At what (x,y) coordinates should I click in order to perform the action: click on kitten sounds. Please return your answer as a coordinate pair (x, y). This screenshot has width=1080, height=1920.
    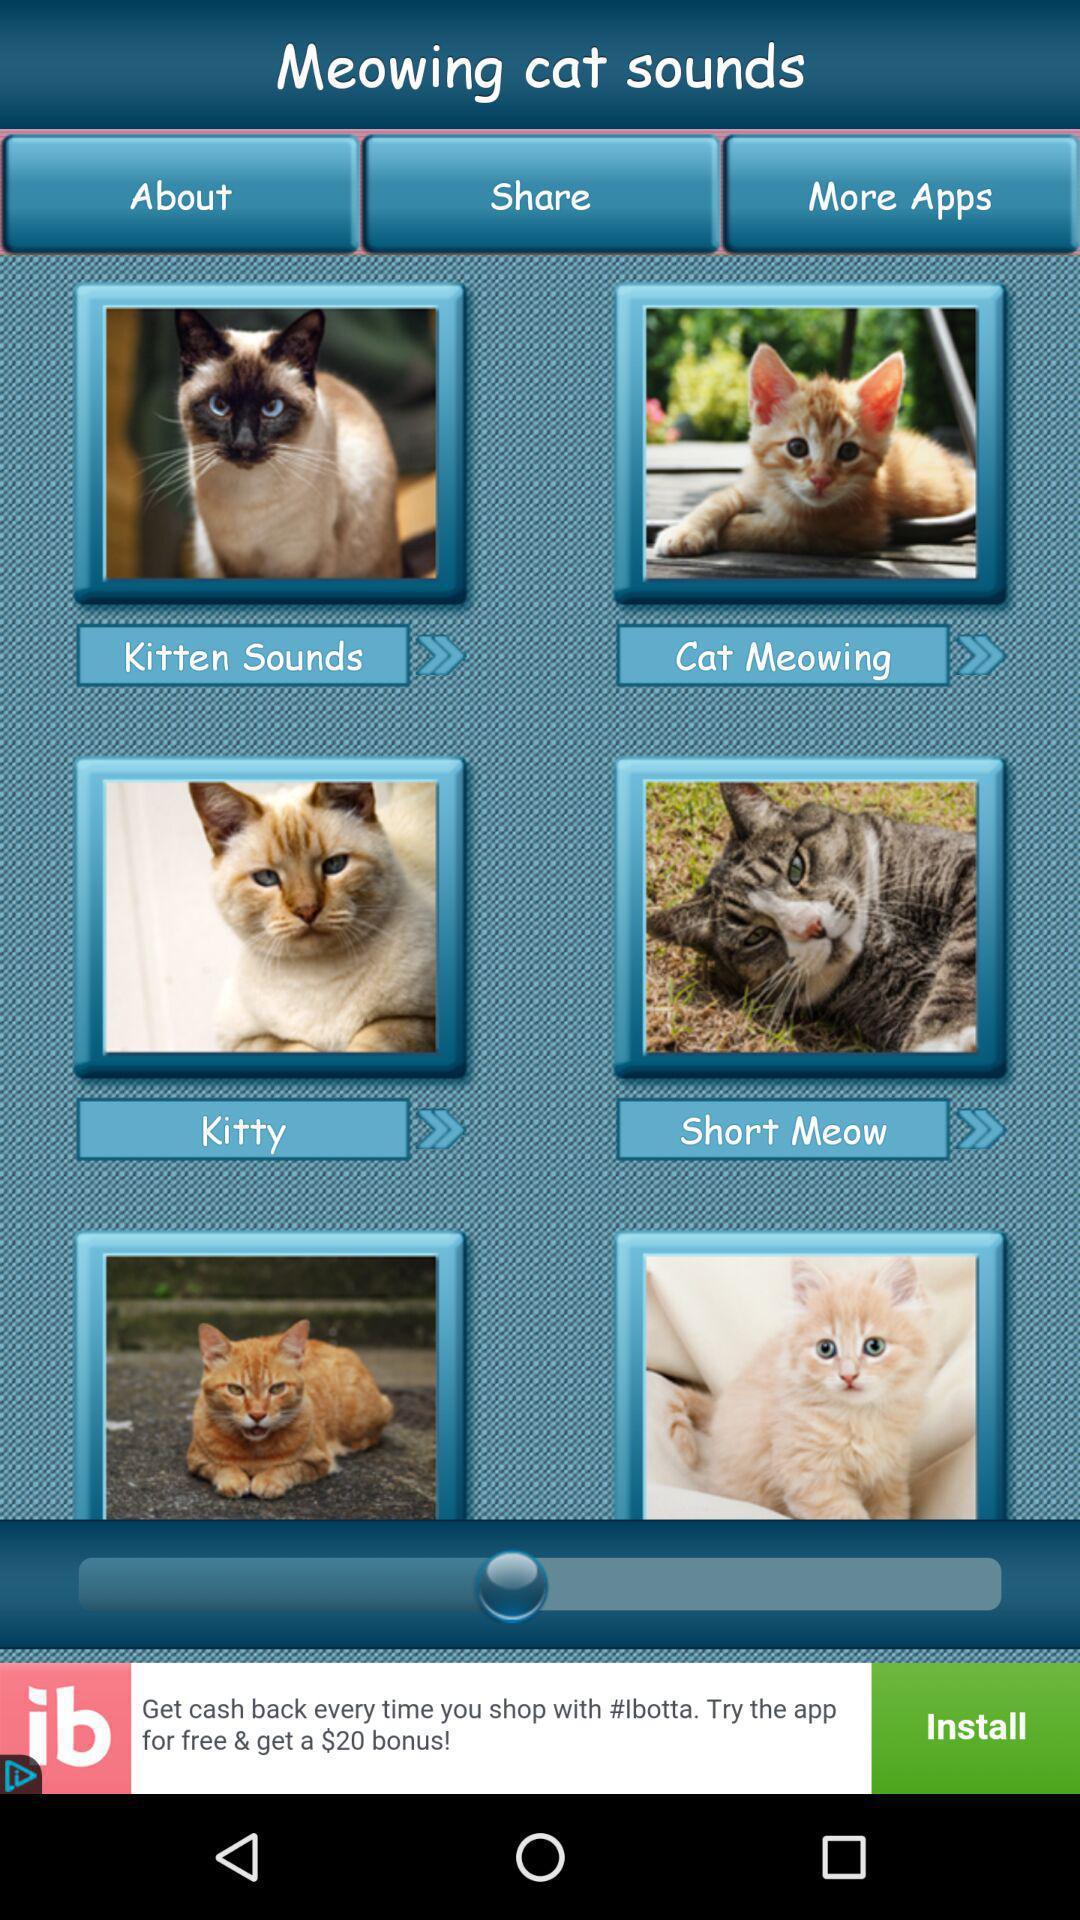
    Looking at the image, I should click on (270, 443).